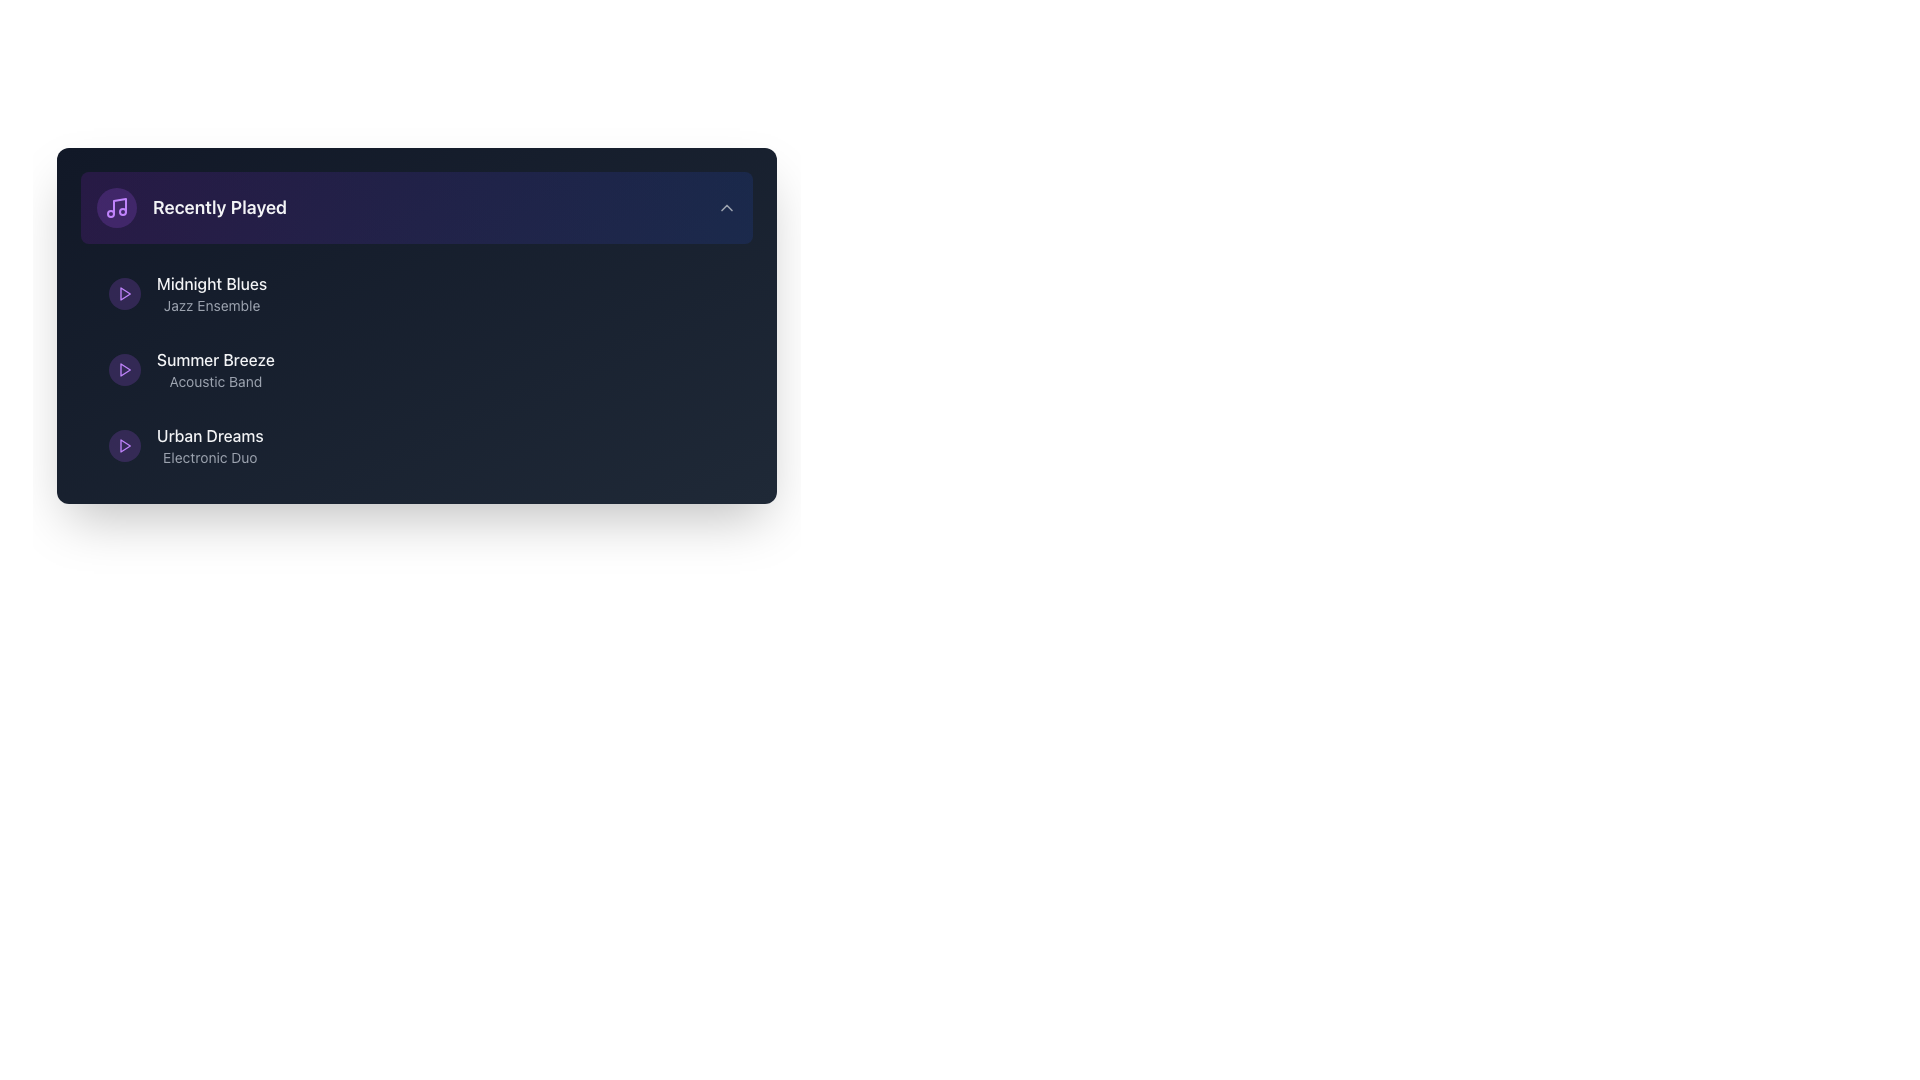 This screenshot has width=1920, height=1080. Describe the element at coordinates (210, 445) in the screenshot. I see `the text label that displays 'Urban Dreams' as the title and 'Electronic Duo' as the subtitle, located in the lower-left section of the list as the third item` at that location.